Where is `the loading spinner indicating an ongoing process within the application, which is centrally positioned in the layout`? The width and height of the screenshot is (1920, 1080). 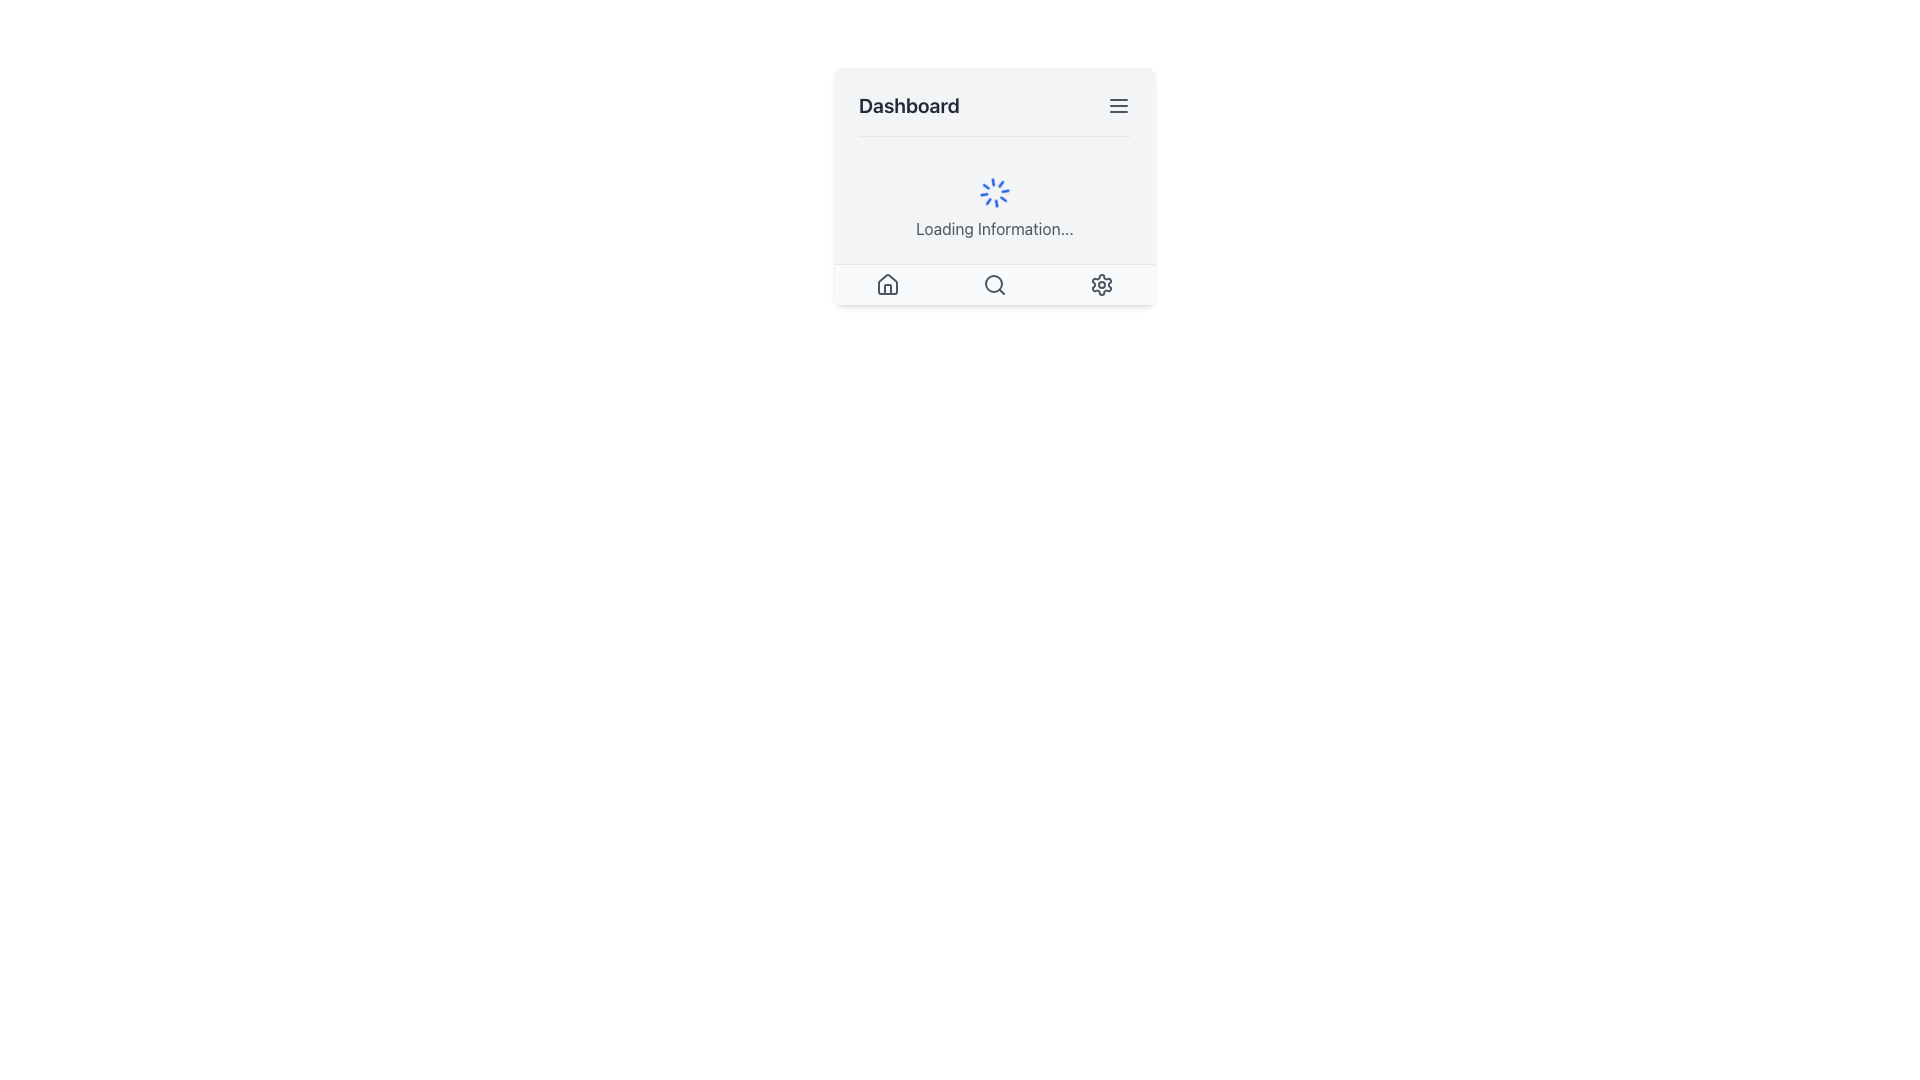
the loading spinner indicating an ongoing process within the application, which is centrally positioned in the layout is located at coordinates (994, 192).